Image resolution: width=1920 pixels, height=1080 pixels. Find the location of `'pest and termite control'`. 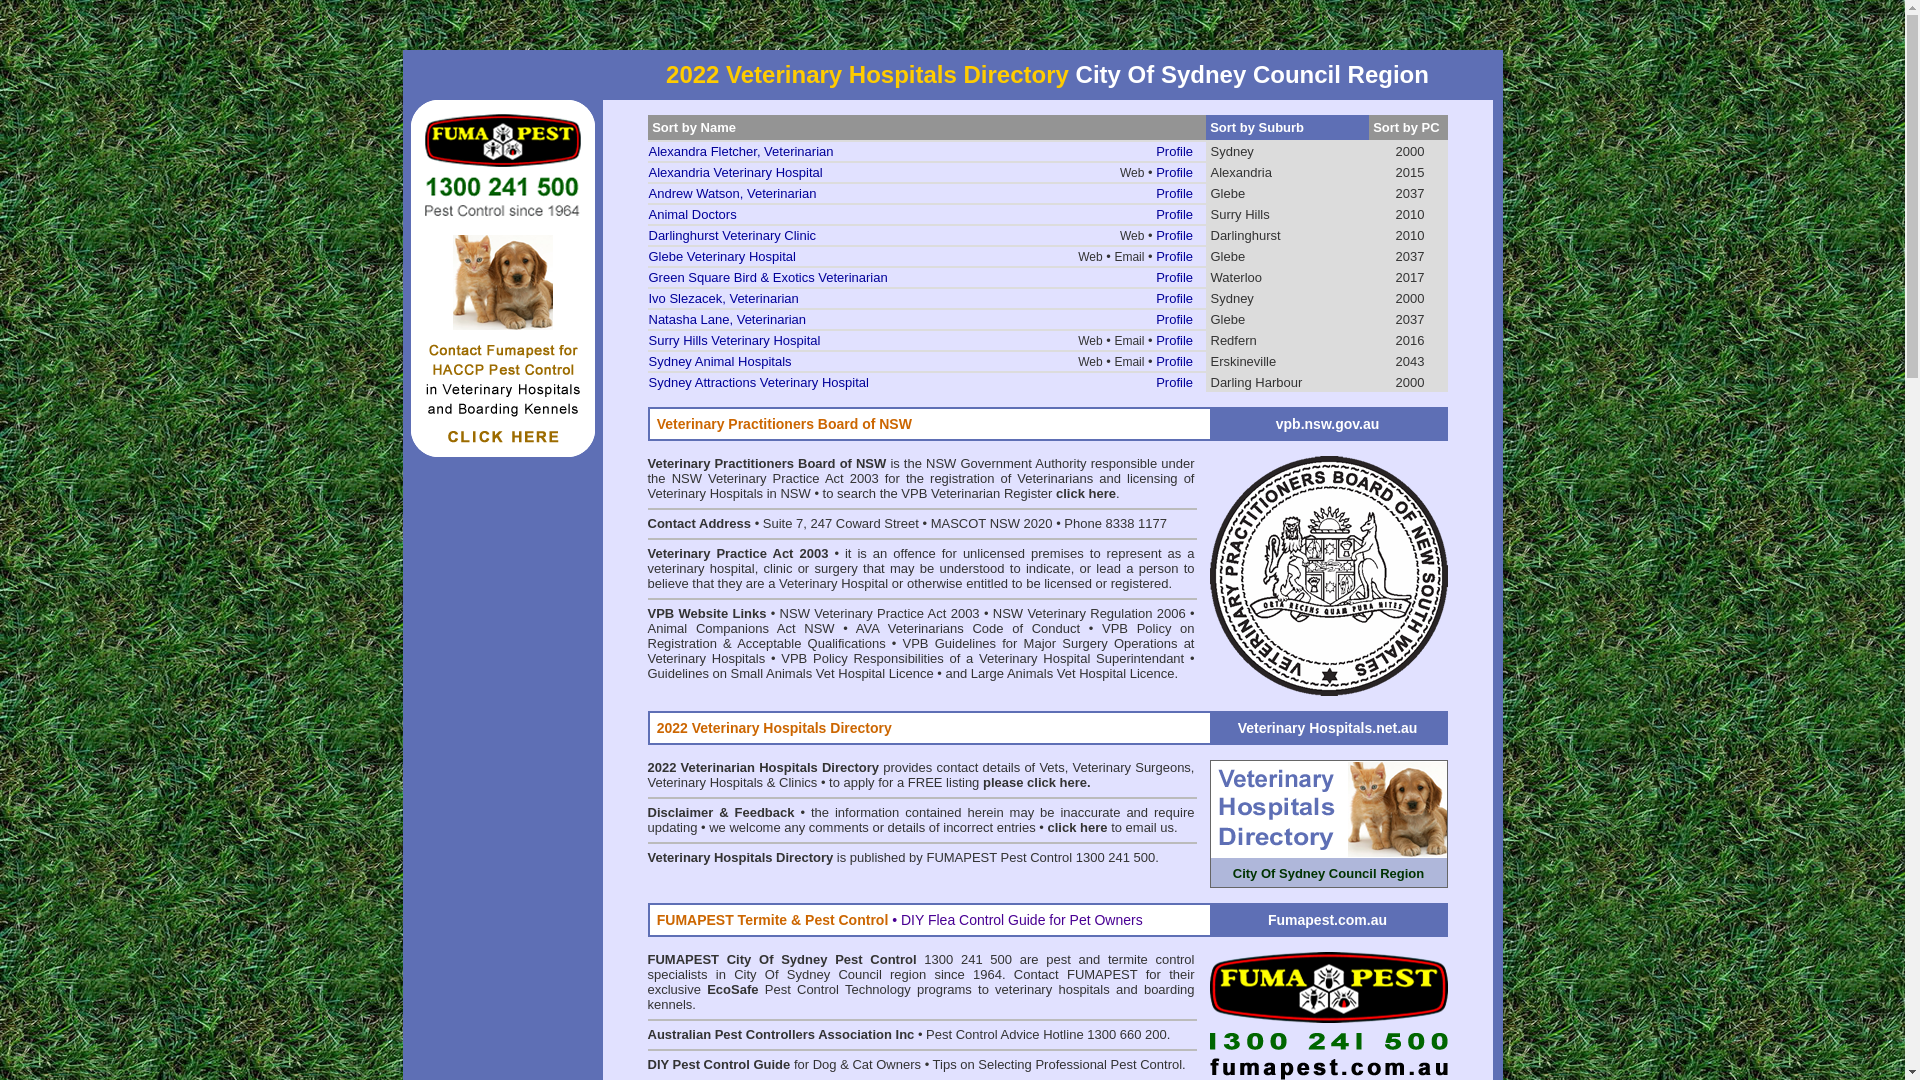

'pest and termite control' is located at coordinates (1118, 958).